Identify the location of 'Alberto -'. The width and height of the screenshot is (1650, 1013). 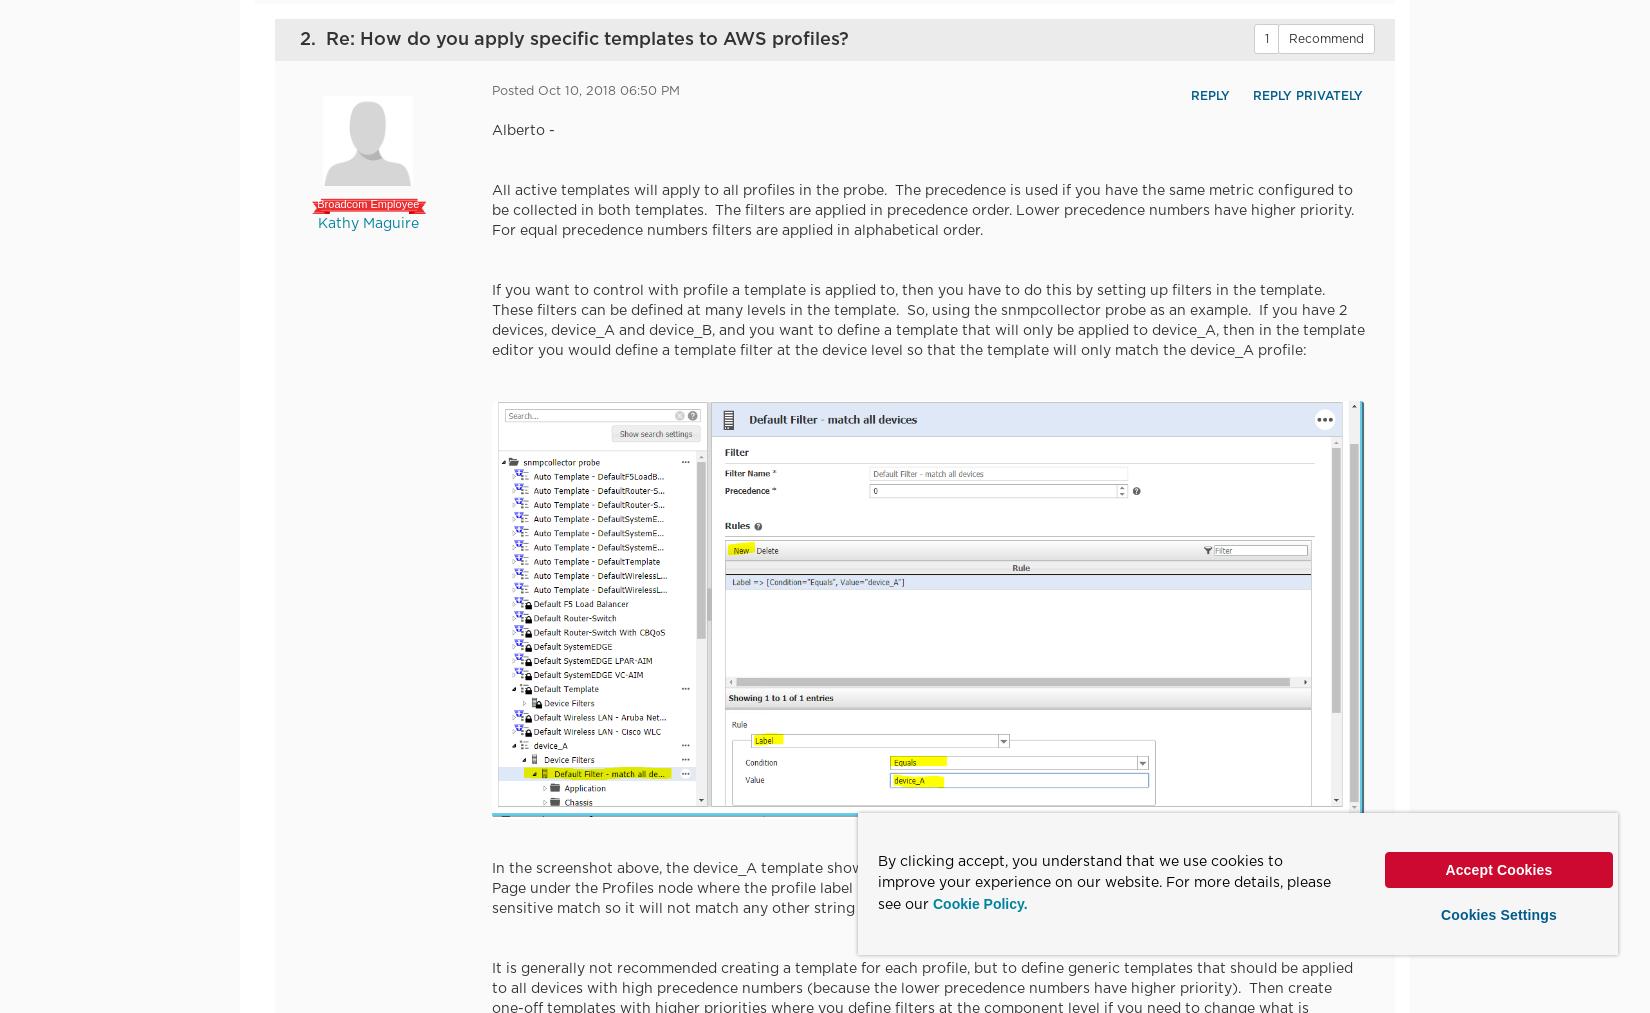
(490, 130).